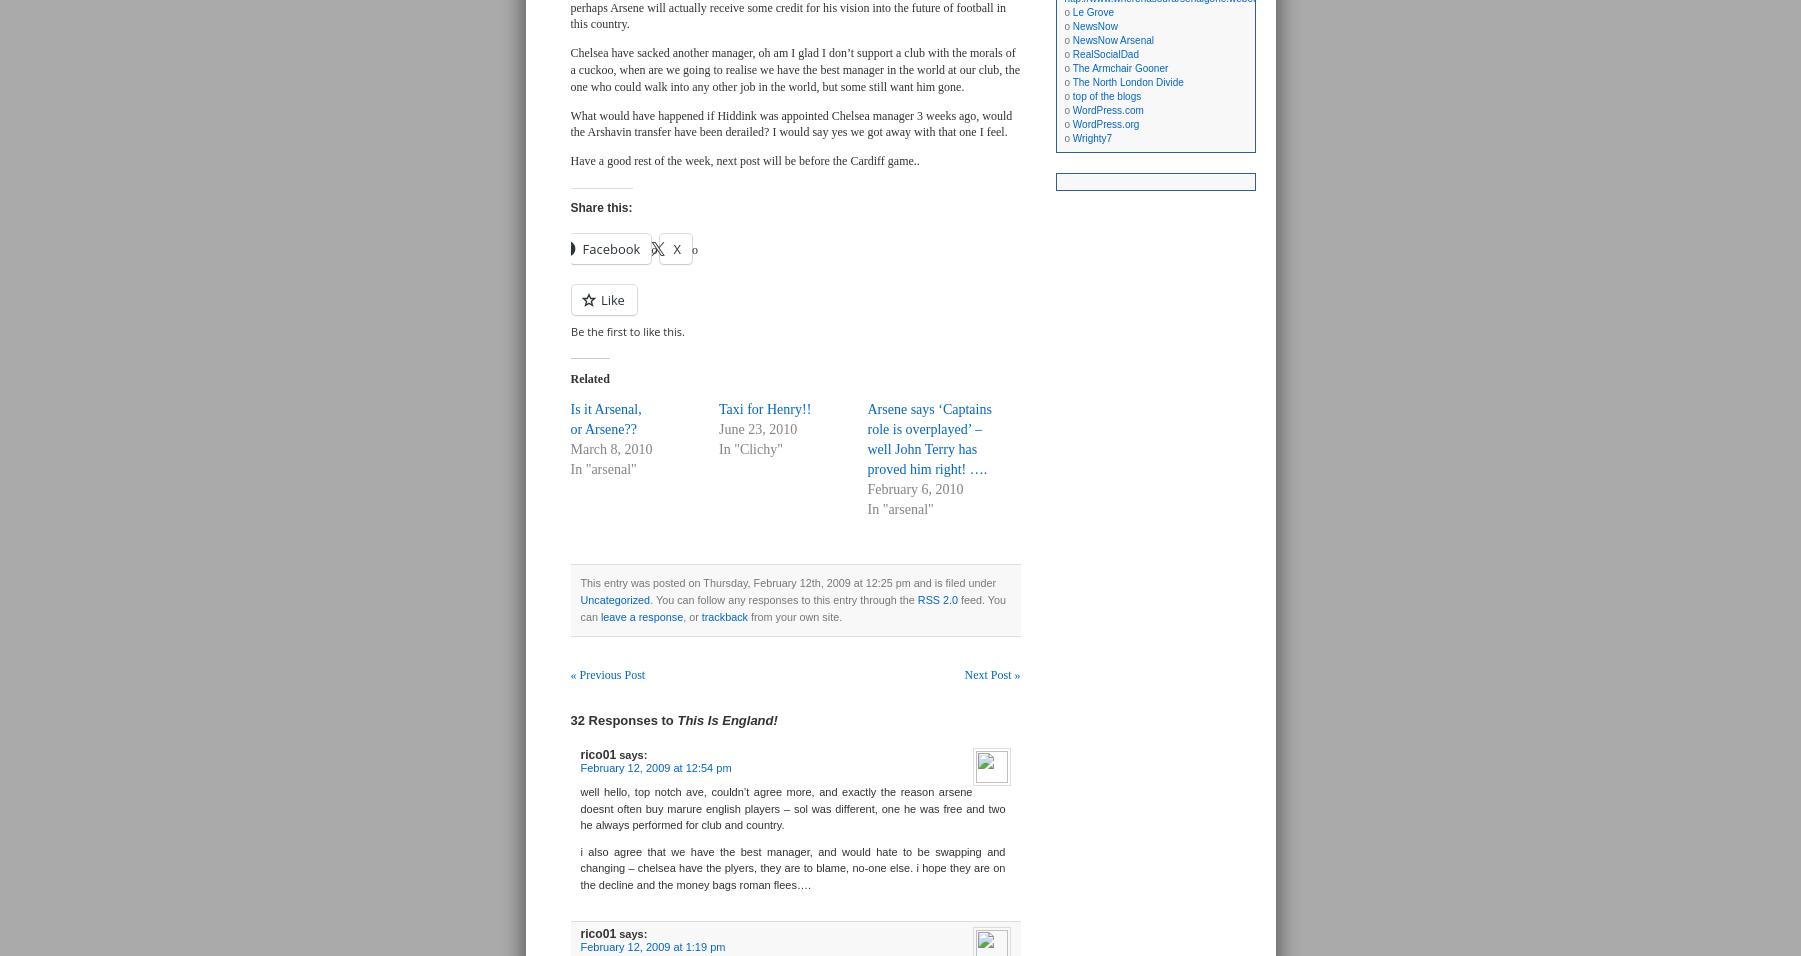  What do you see at coordinates (792, 867) in the screenshot?
I see `'i also agree that we have the best manager, and would hate to be swapping and changing – chelsea have the plyers, they are to blame, no-one else. i hope they are on the decline and the money bags roman flees….'` at bounding box center [792, 867].